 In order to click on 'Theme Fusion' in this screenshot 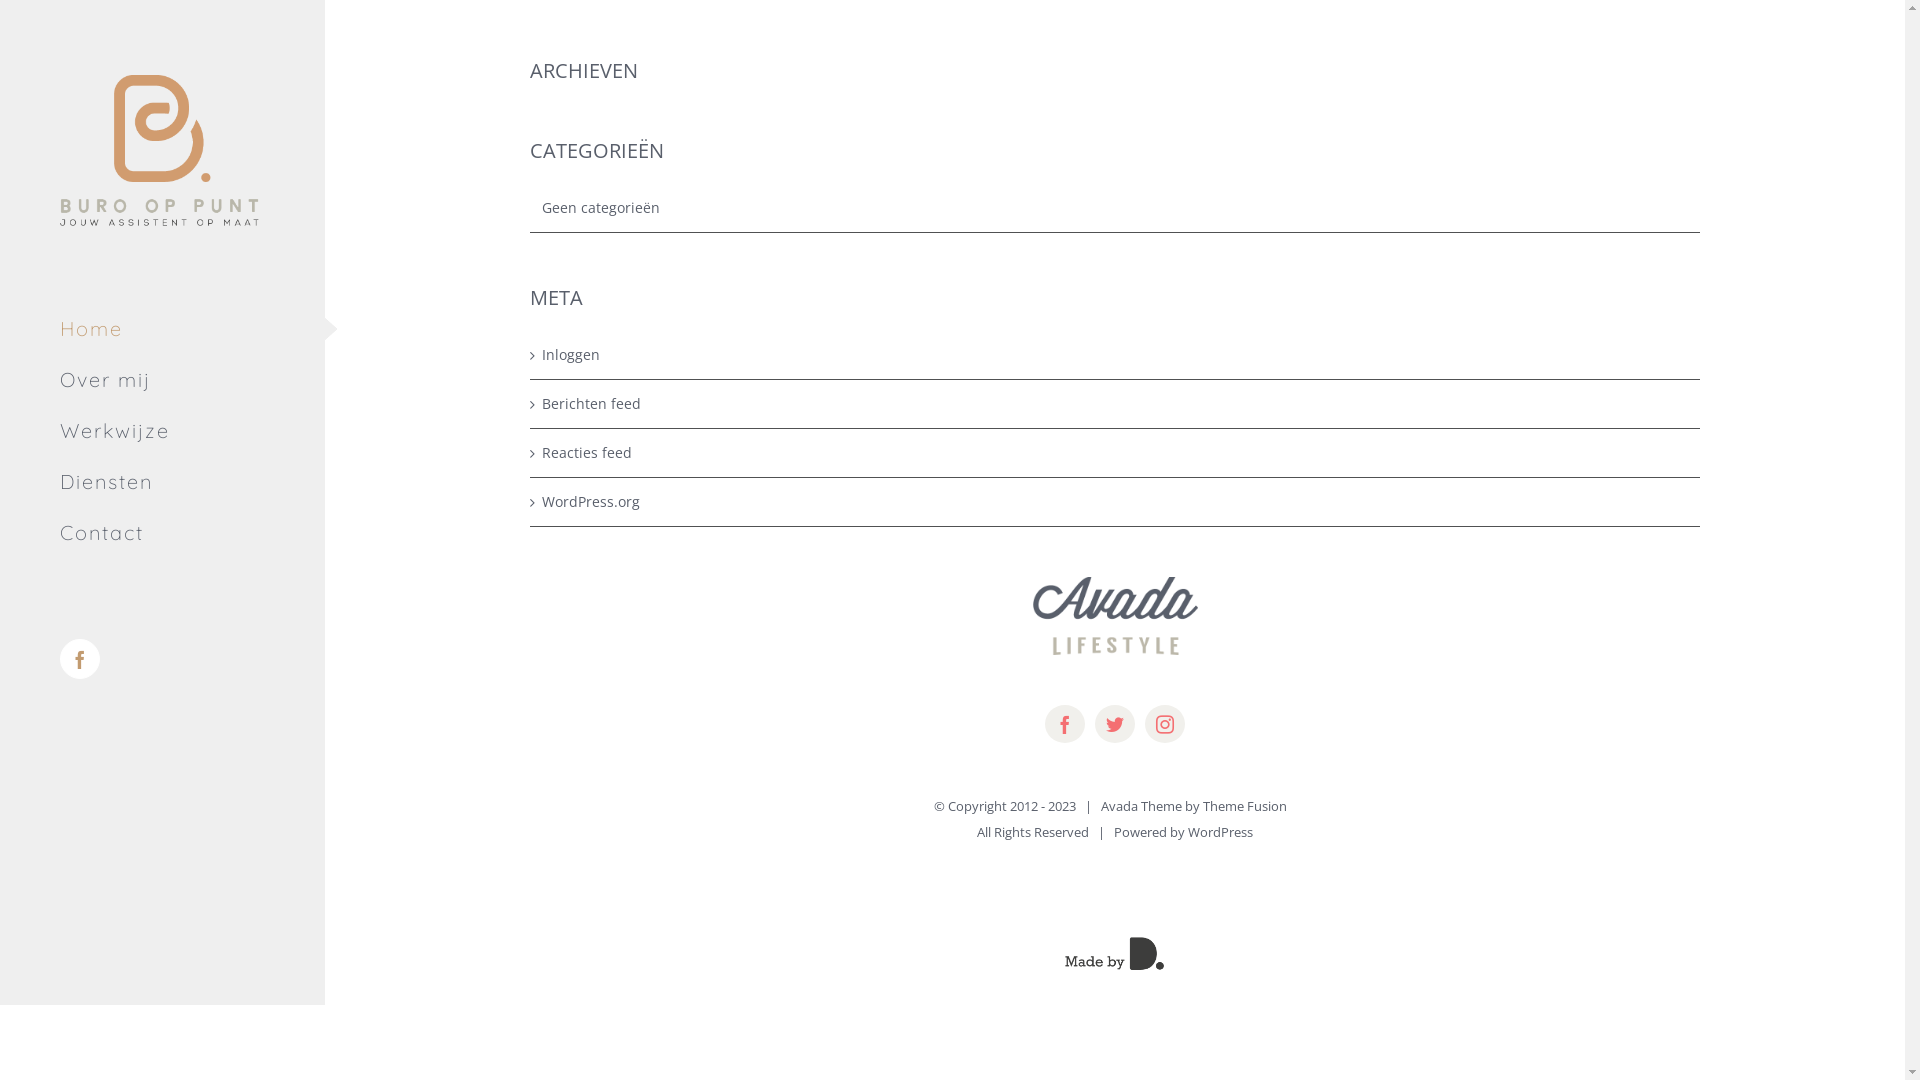, I will do `click(1243, 805)`.